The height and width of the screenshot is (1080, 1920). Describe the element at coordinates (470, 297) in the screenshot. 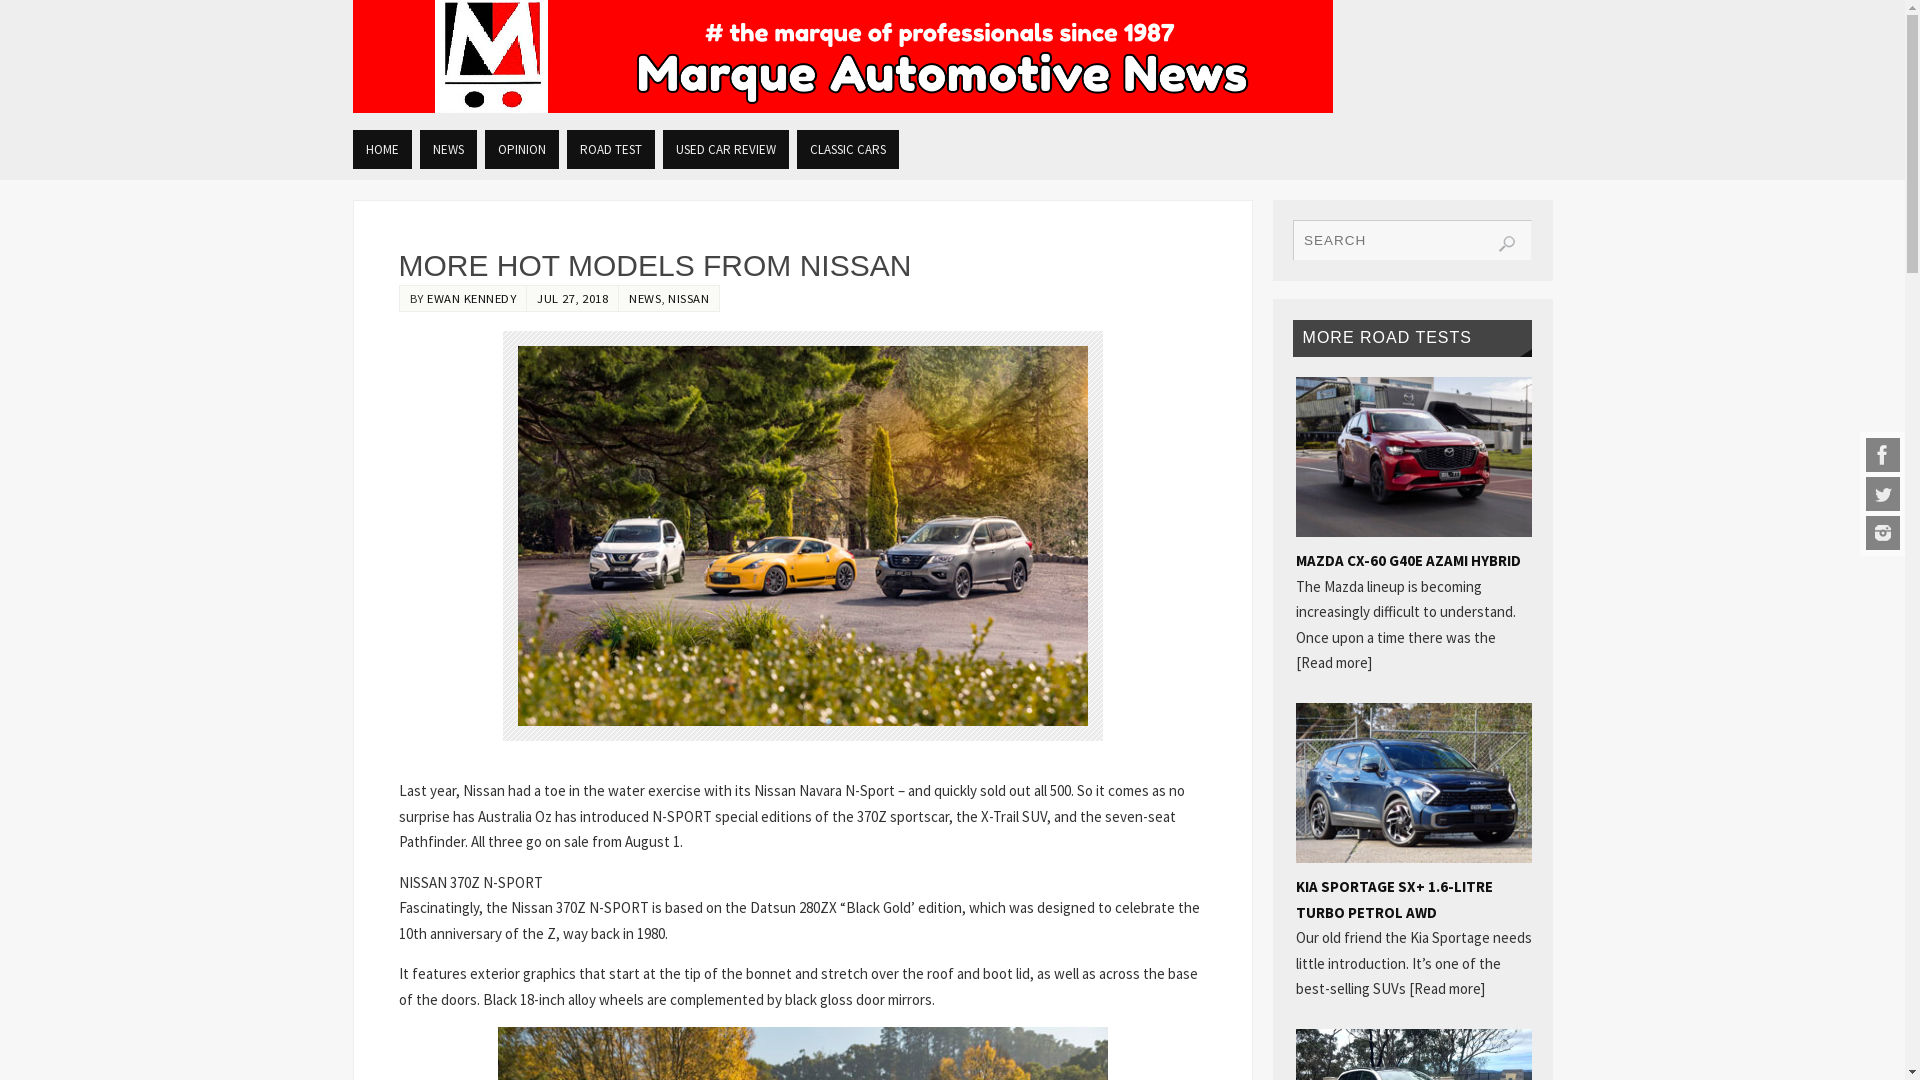

I see `'EWAN KENNEDY'` at that location.